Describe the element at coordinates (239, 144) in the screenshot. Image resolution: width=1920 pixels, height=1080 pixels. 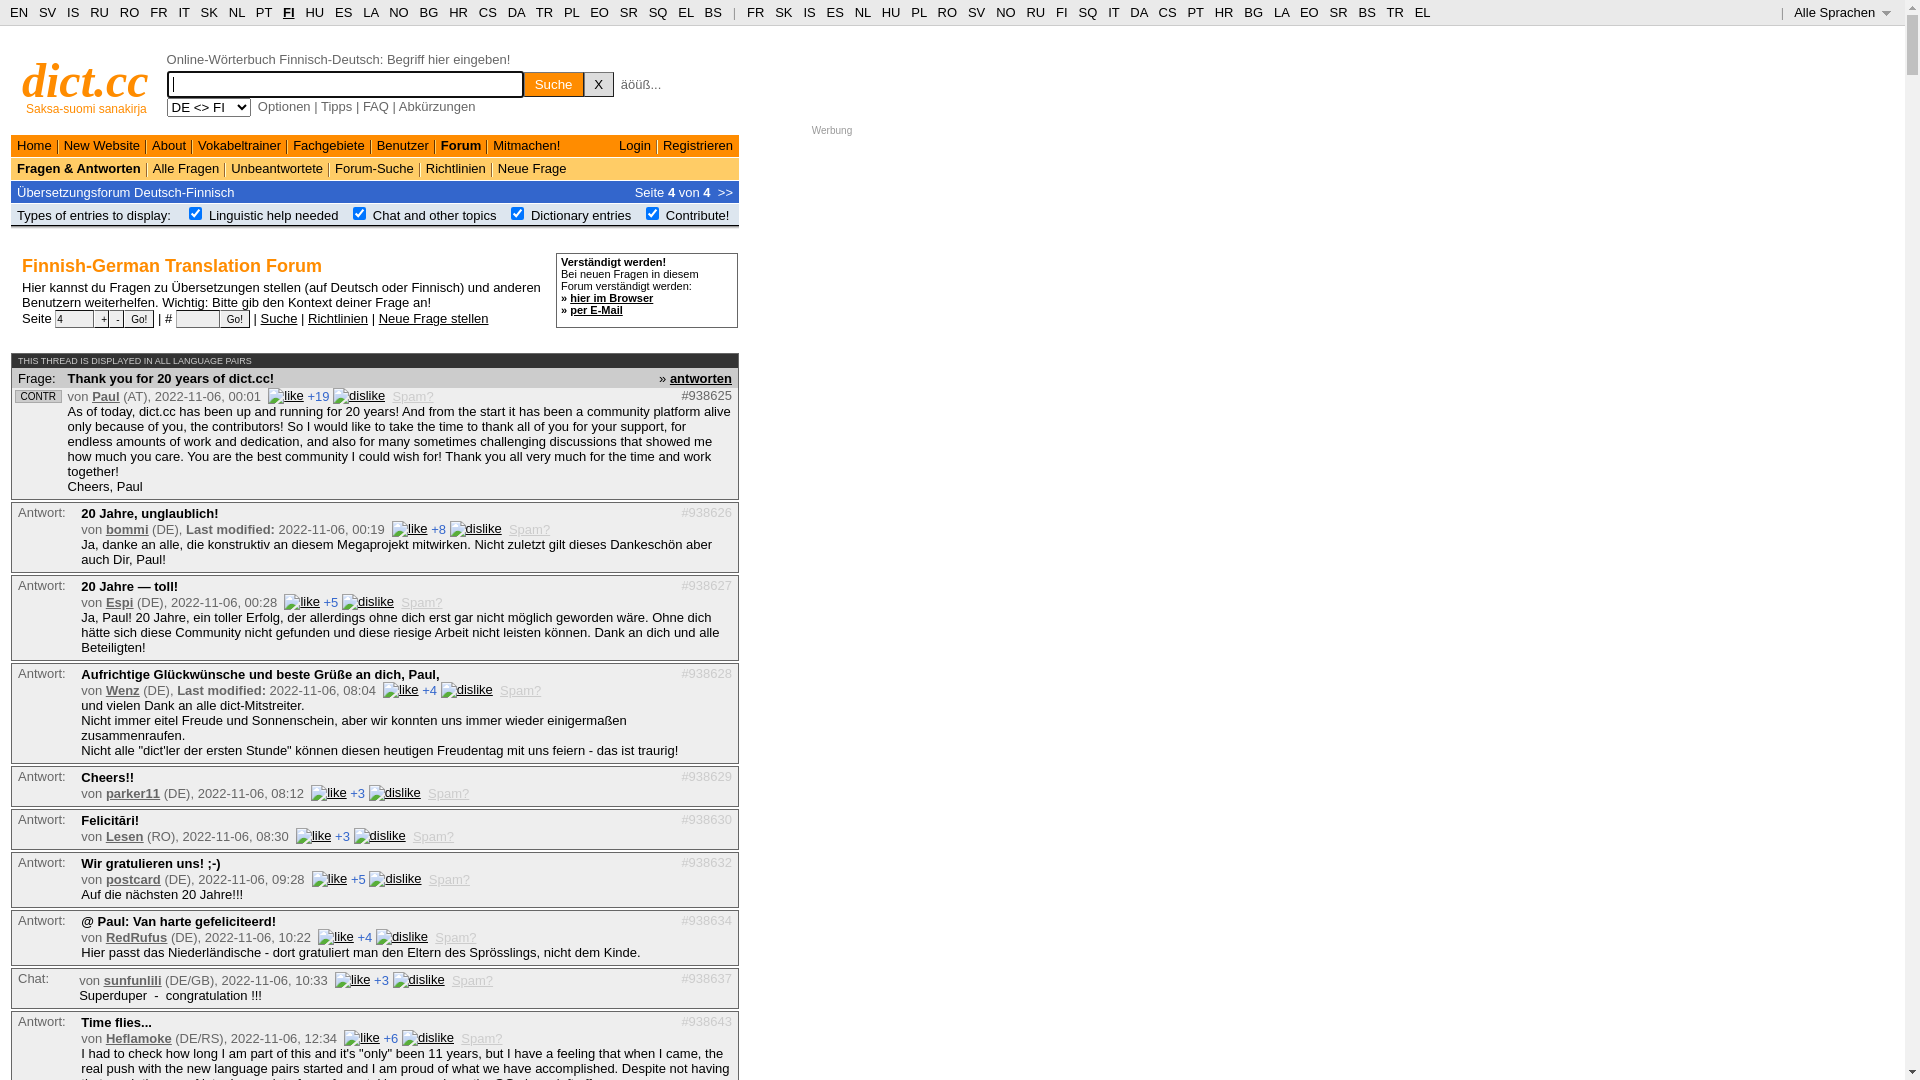
I see `'Vokabeltrainer'` at that location.